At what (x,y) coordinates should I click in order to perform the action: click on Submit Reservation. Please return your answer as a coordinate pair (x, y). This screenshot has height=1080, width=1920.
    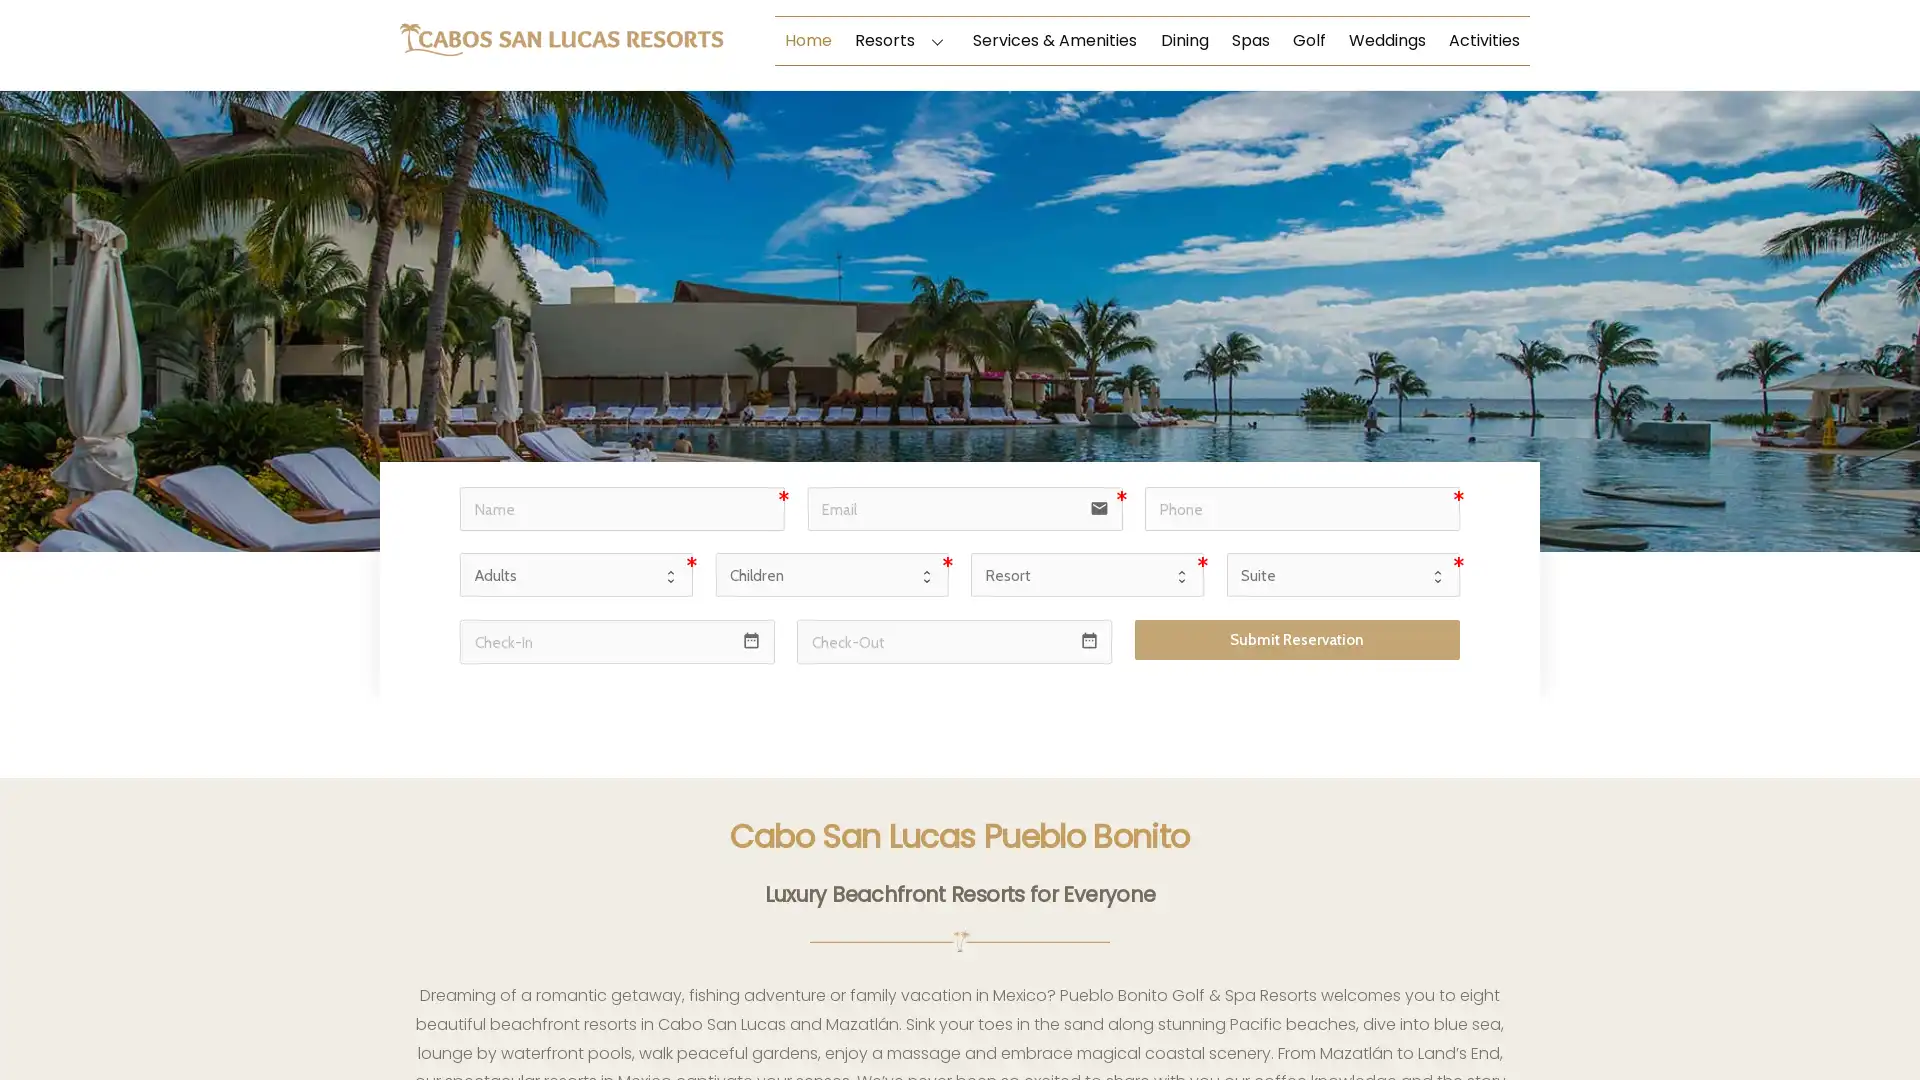
    Looking at the image, I should click on (1296, 640).